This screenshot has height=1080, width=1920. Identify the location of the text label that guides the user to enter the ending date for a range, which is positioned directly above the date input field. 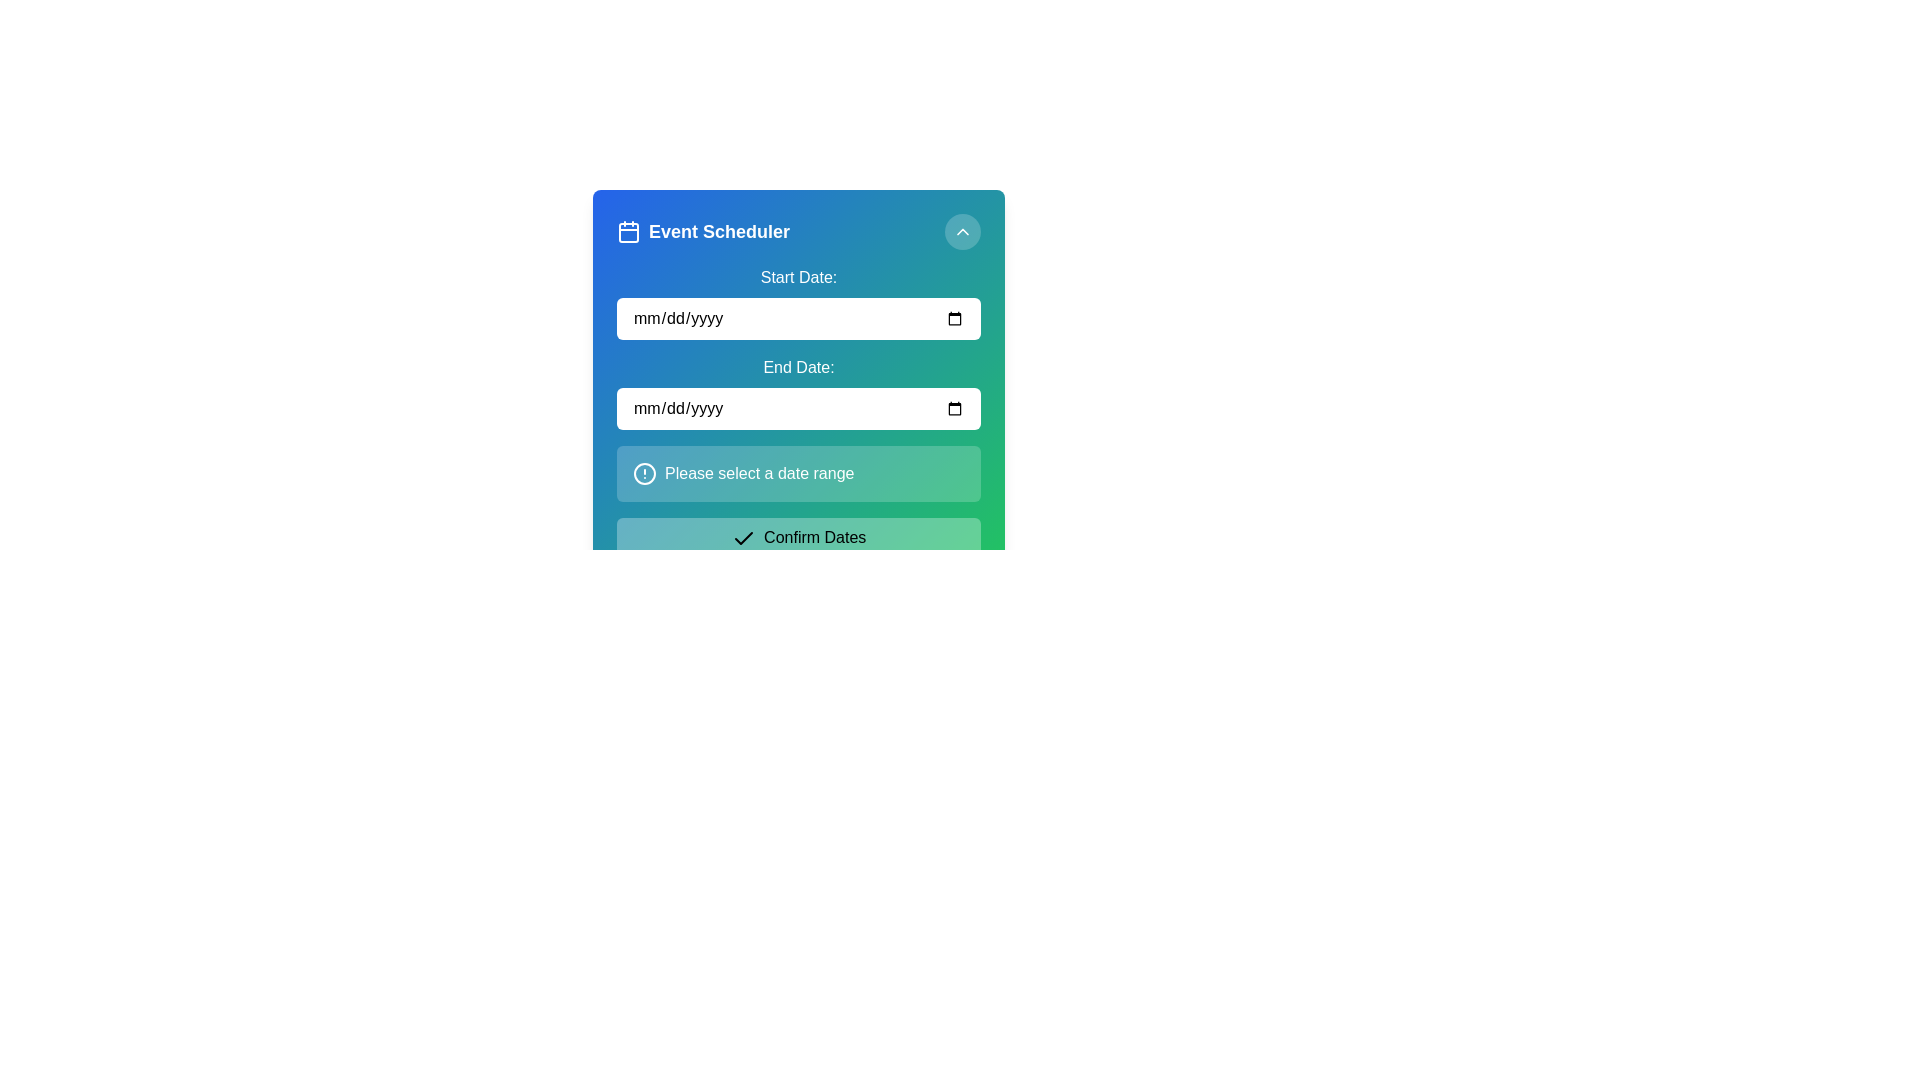
(797, 367).